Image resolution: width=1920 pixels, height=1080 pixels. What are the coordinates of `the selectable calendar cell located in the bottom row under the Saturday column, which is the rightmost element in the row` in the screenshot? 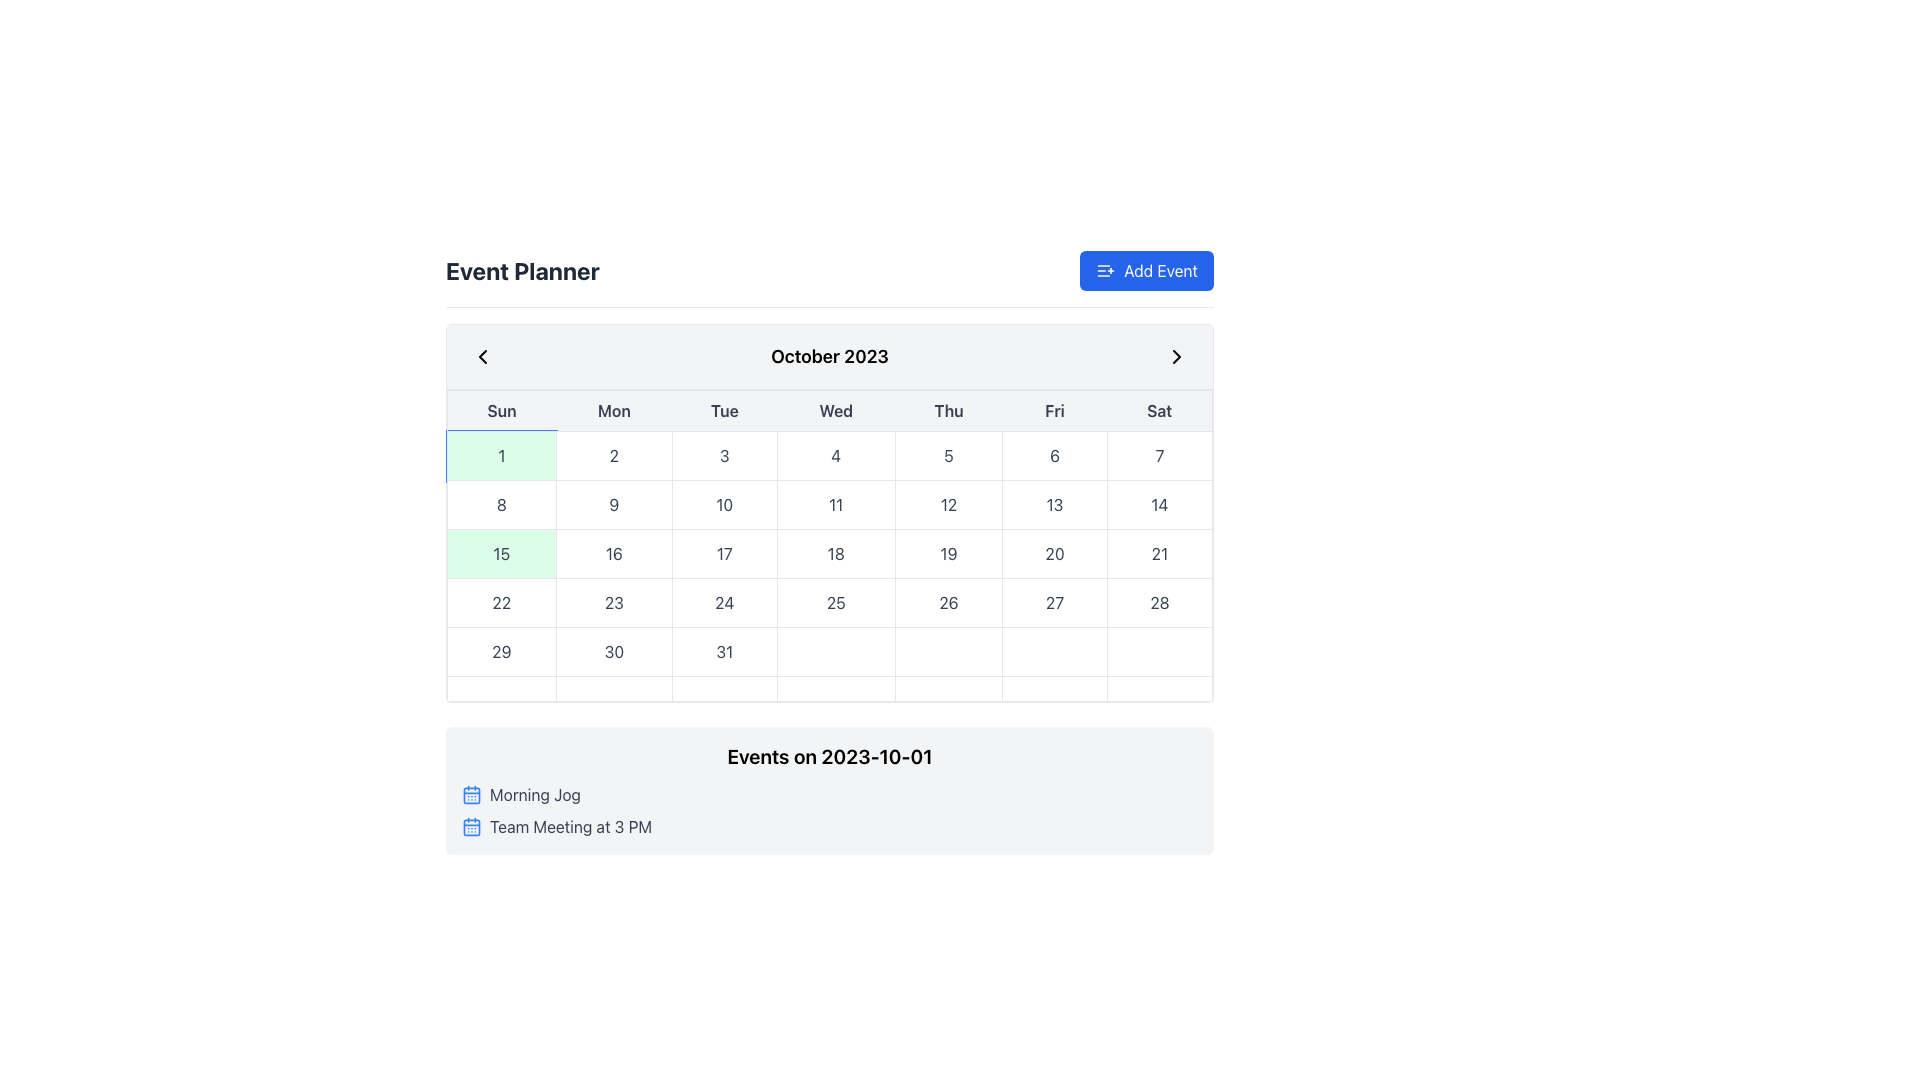 It's located at (1159, 688).